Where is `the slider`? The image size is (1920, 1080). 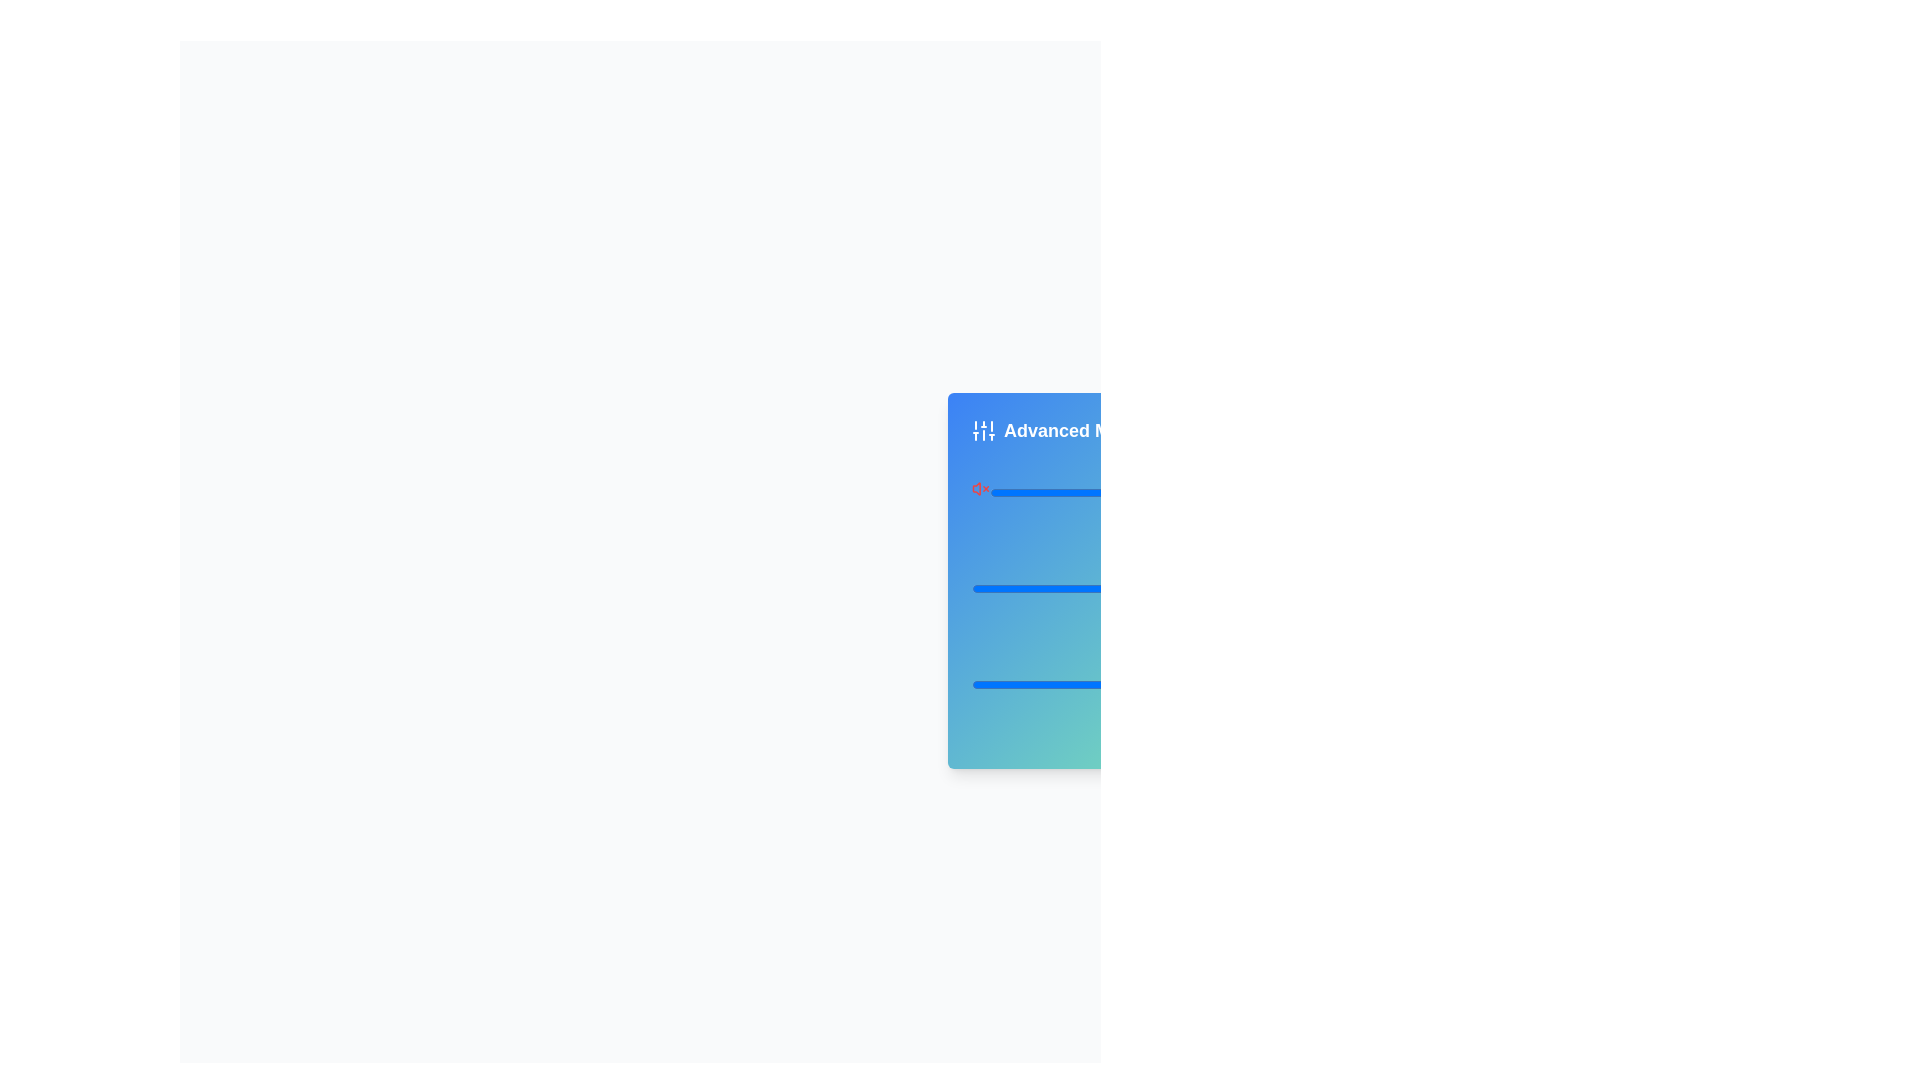 the slider is located at coordinates (1304, 684).